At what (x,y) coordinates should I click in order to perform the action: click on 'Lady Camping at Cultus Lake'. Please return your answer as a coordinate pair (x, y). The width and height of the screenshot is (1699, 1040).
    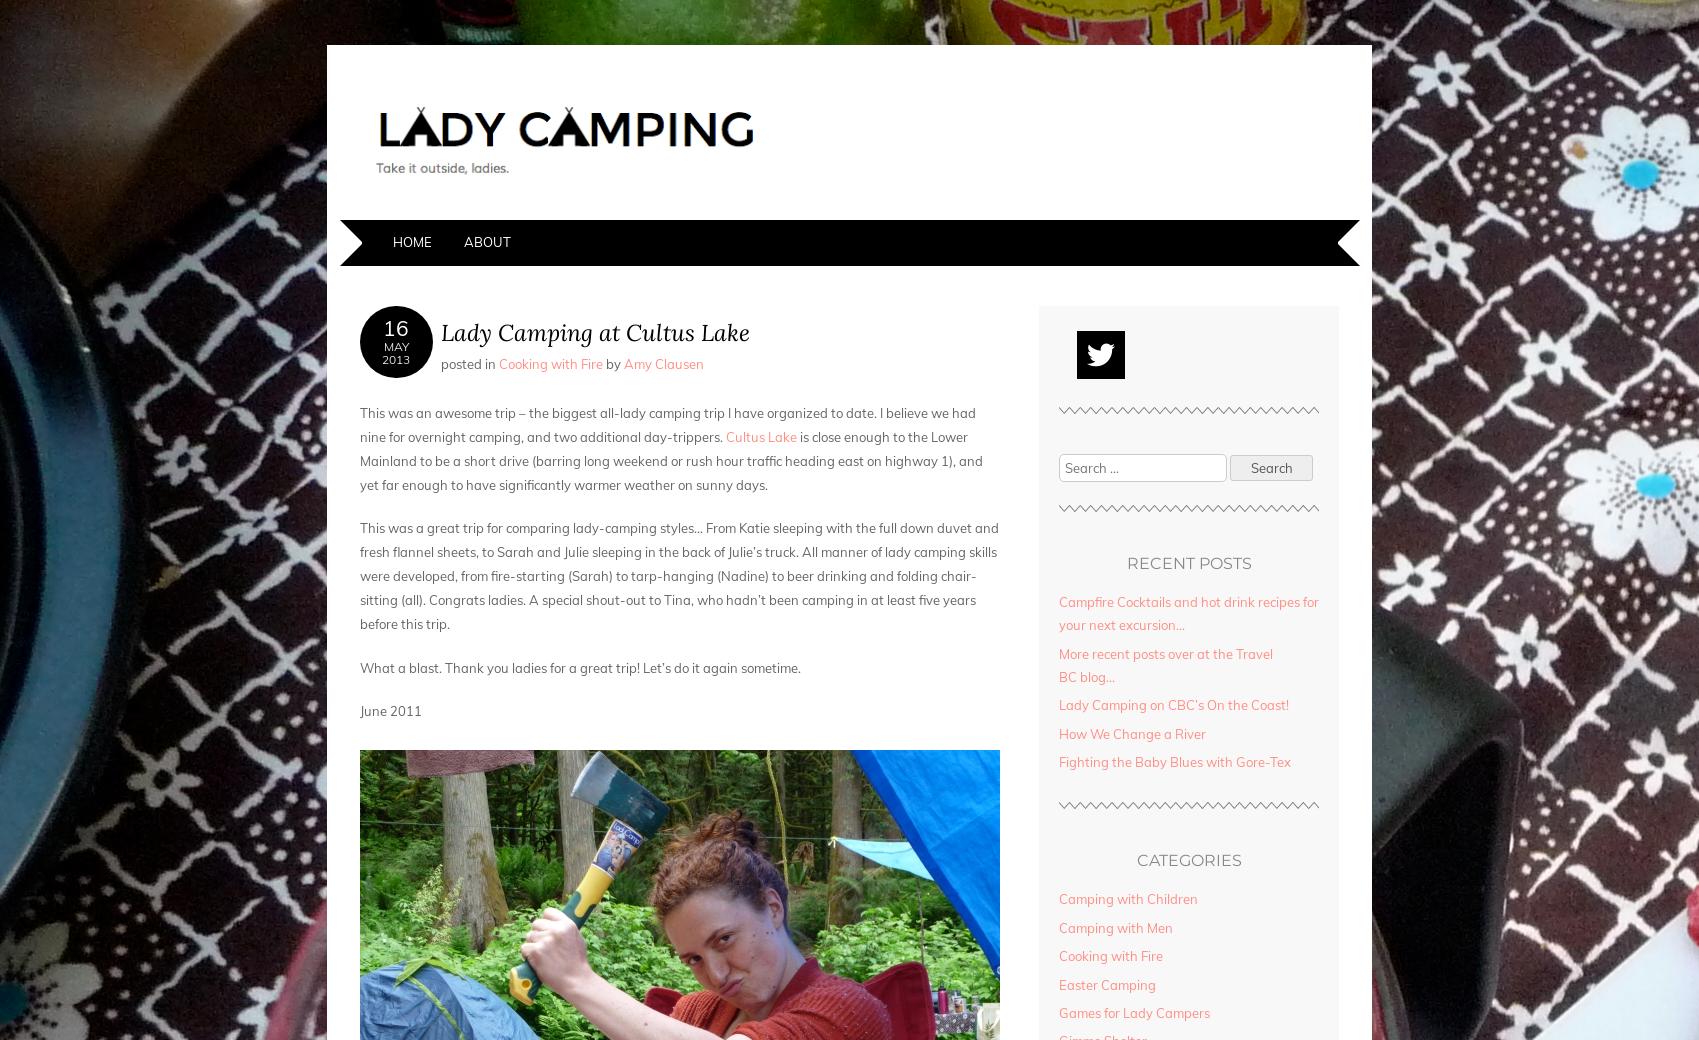
    Looking at the image, I should click on (595, 330).